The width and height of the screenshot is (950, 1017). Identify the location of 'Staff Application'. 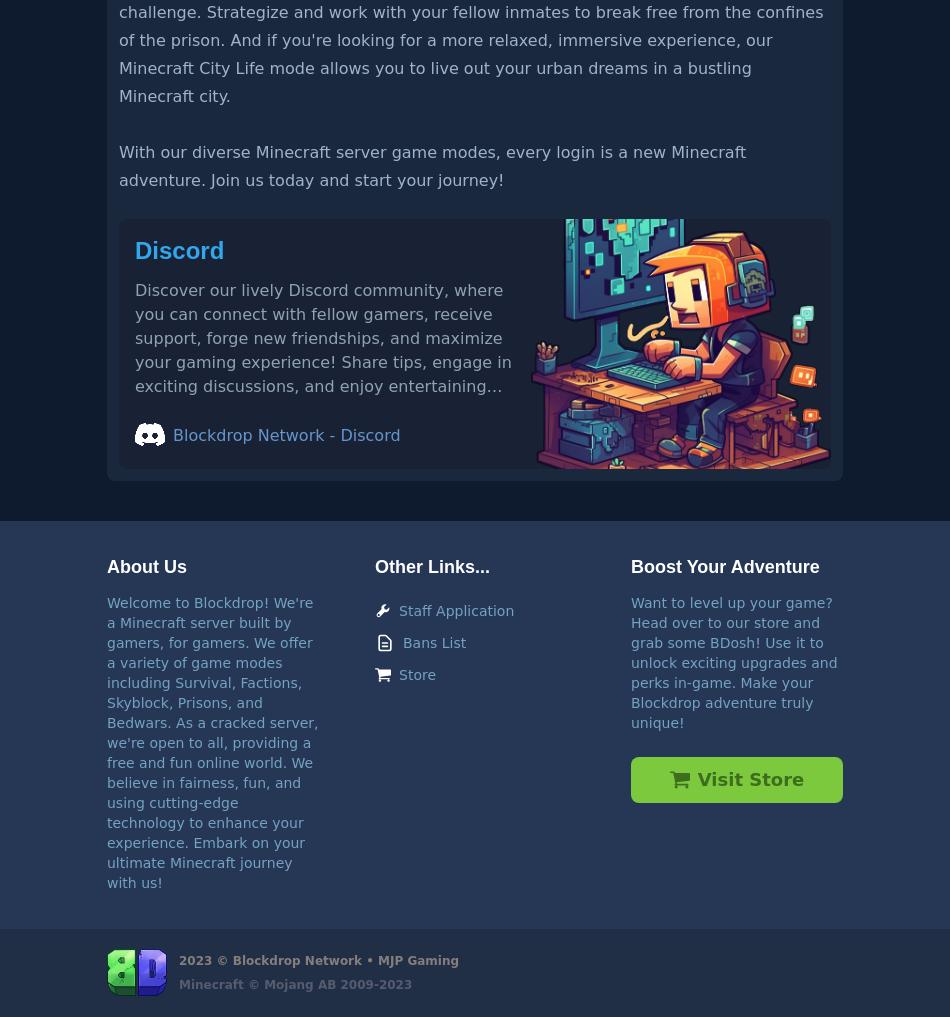
(455, 608).